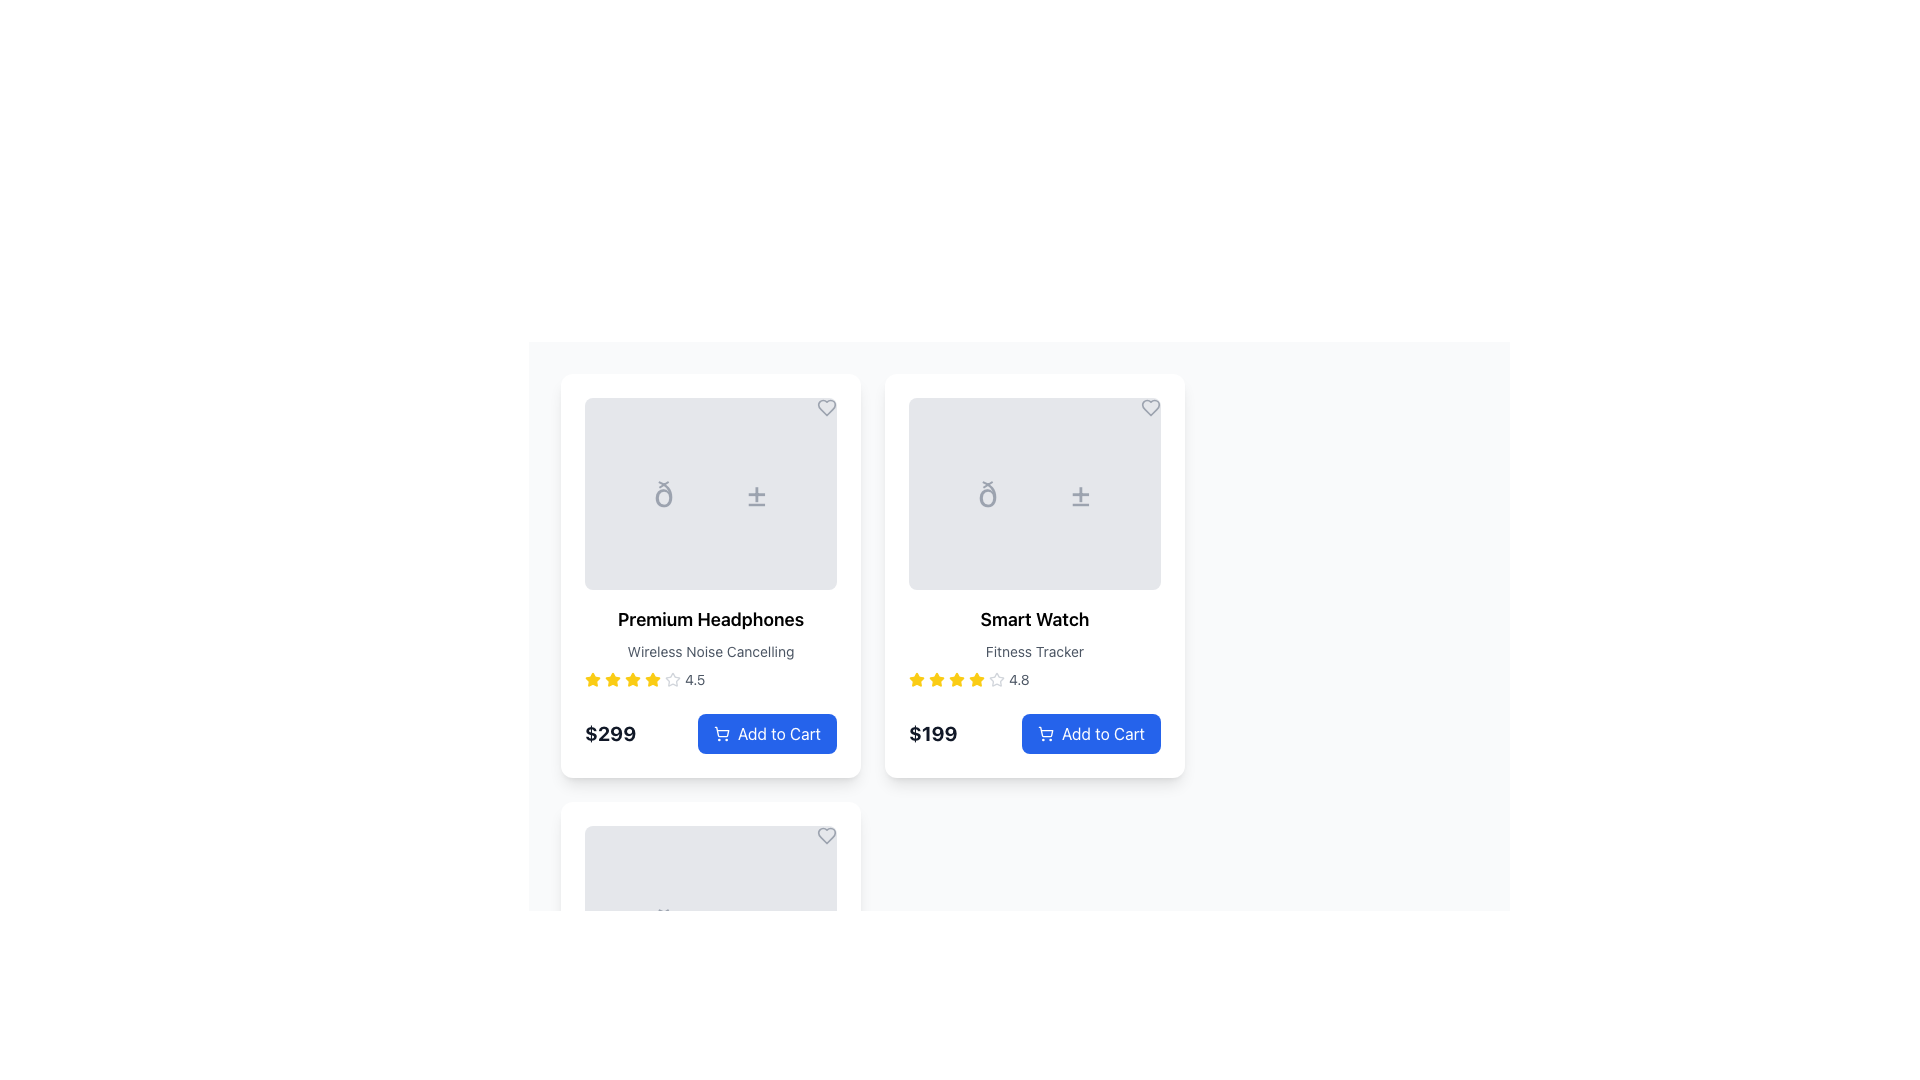  Describe the element at coordinates (1035, 575) in the screenshot. I see `the second product card in the list that presents product details including title, description, price, and rating` at that location.